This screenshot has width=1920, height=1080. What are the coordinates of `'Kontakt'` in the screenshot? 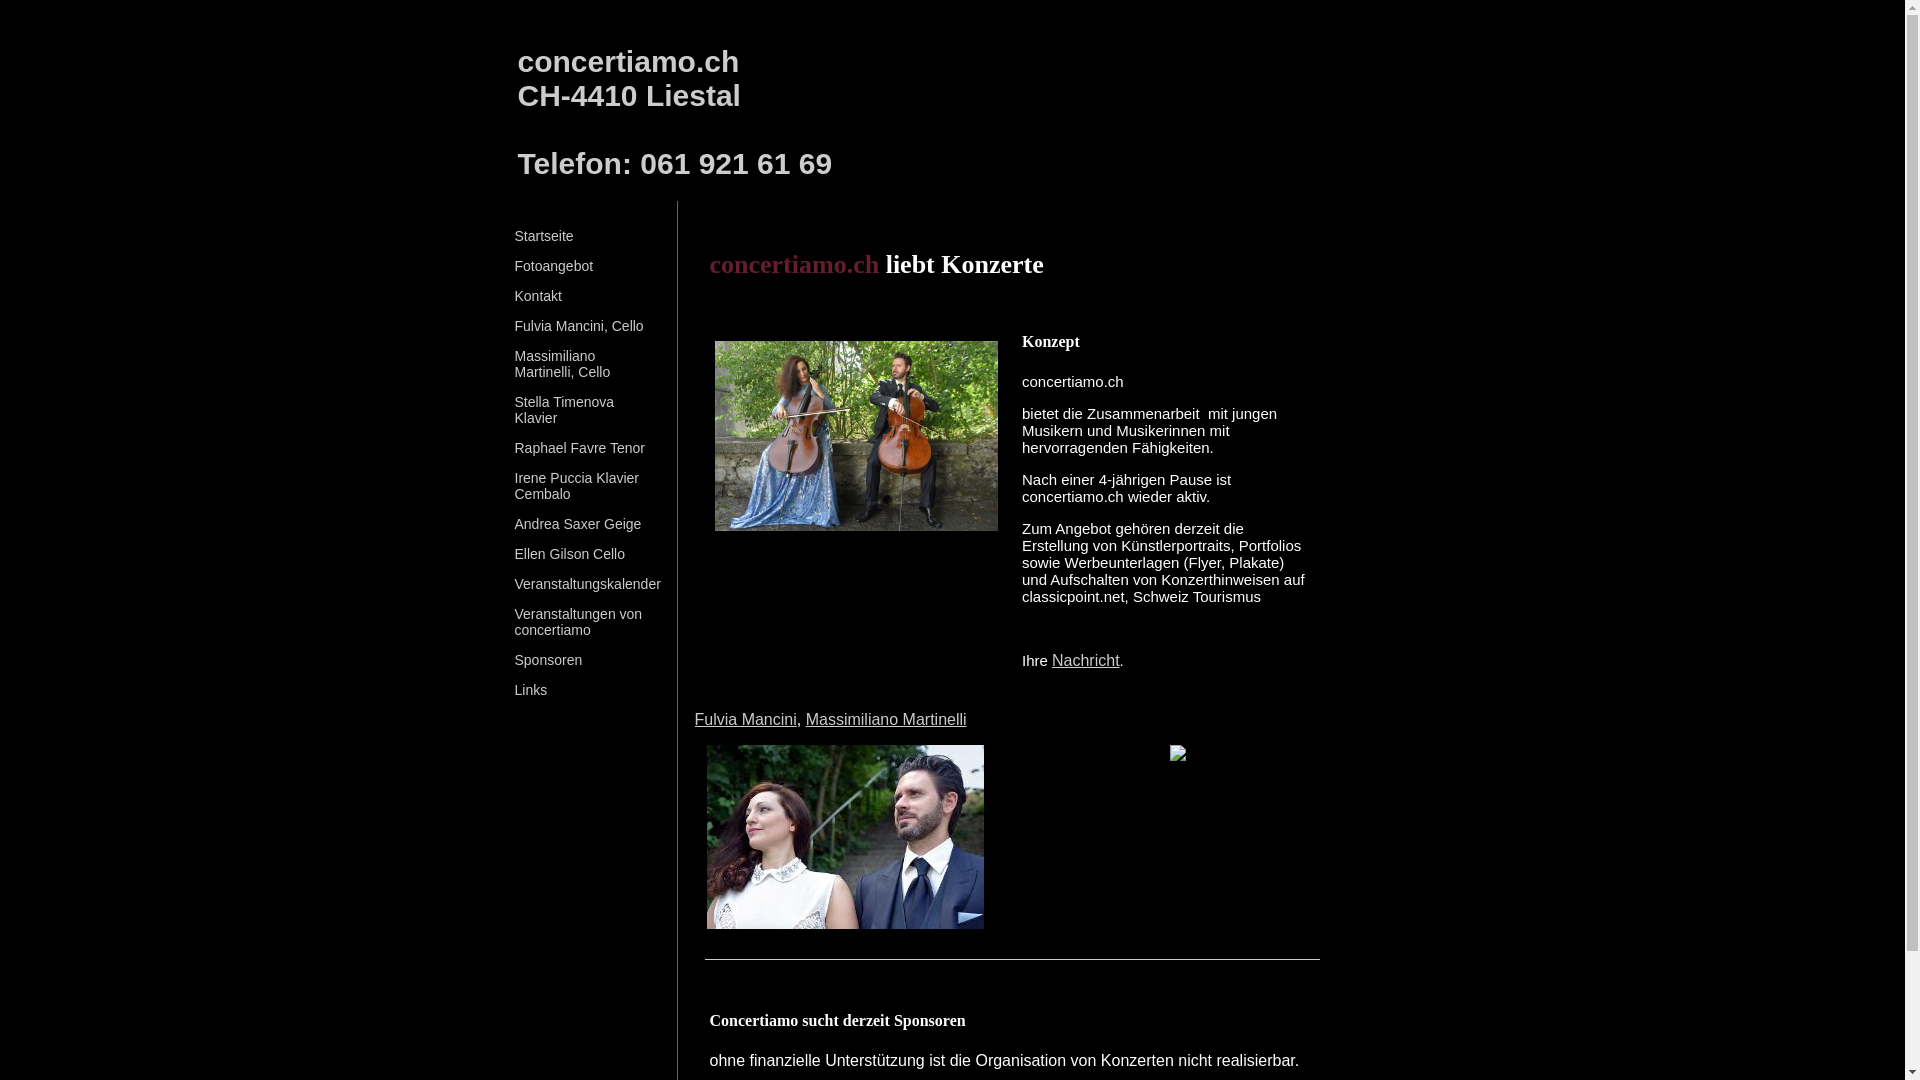 It's located at (537, 303).